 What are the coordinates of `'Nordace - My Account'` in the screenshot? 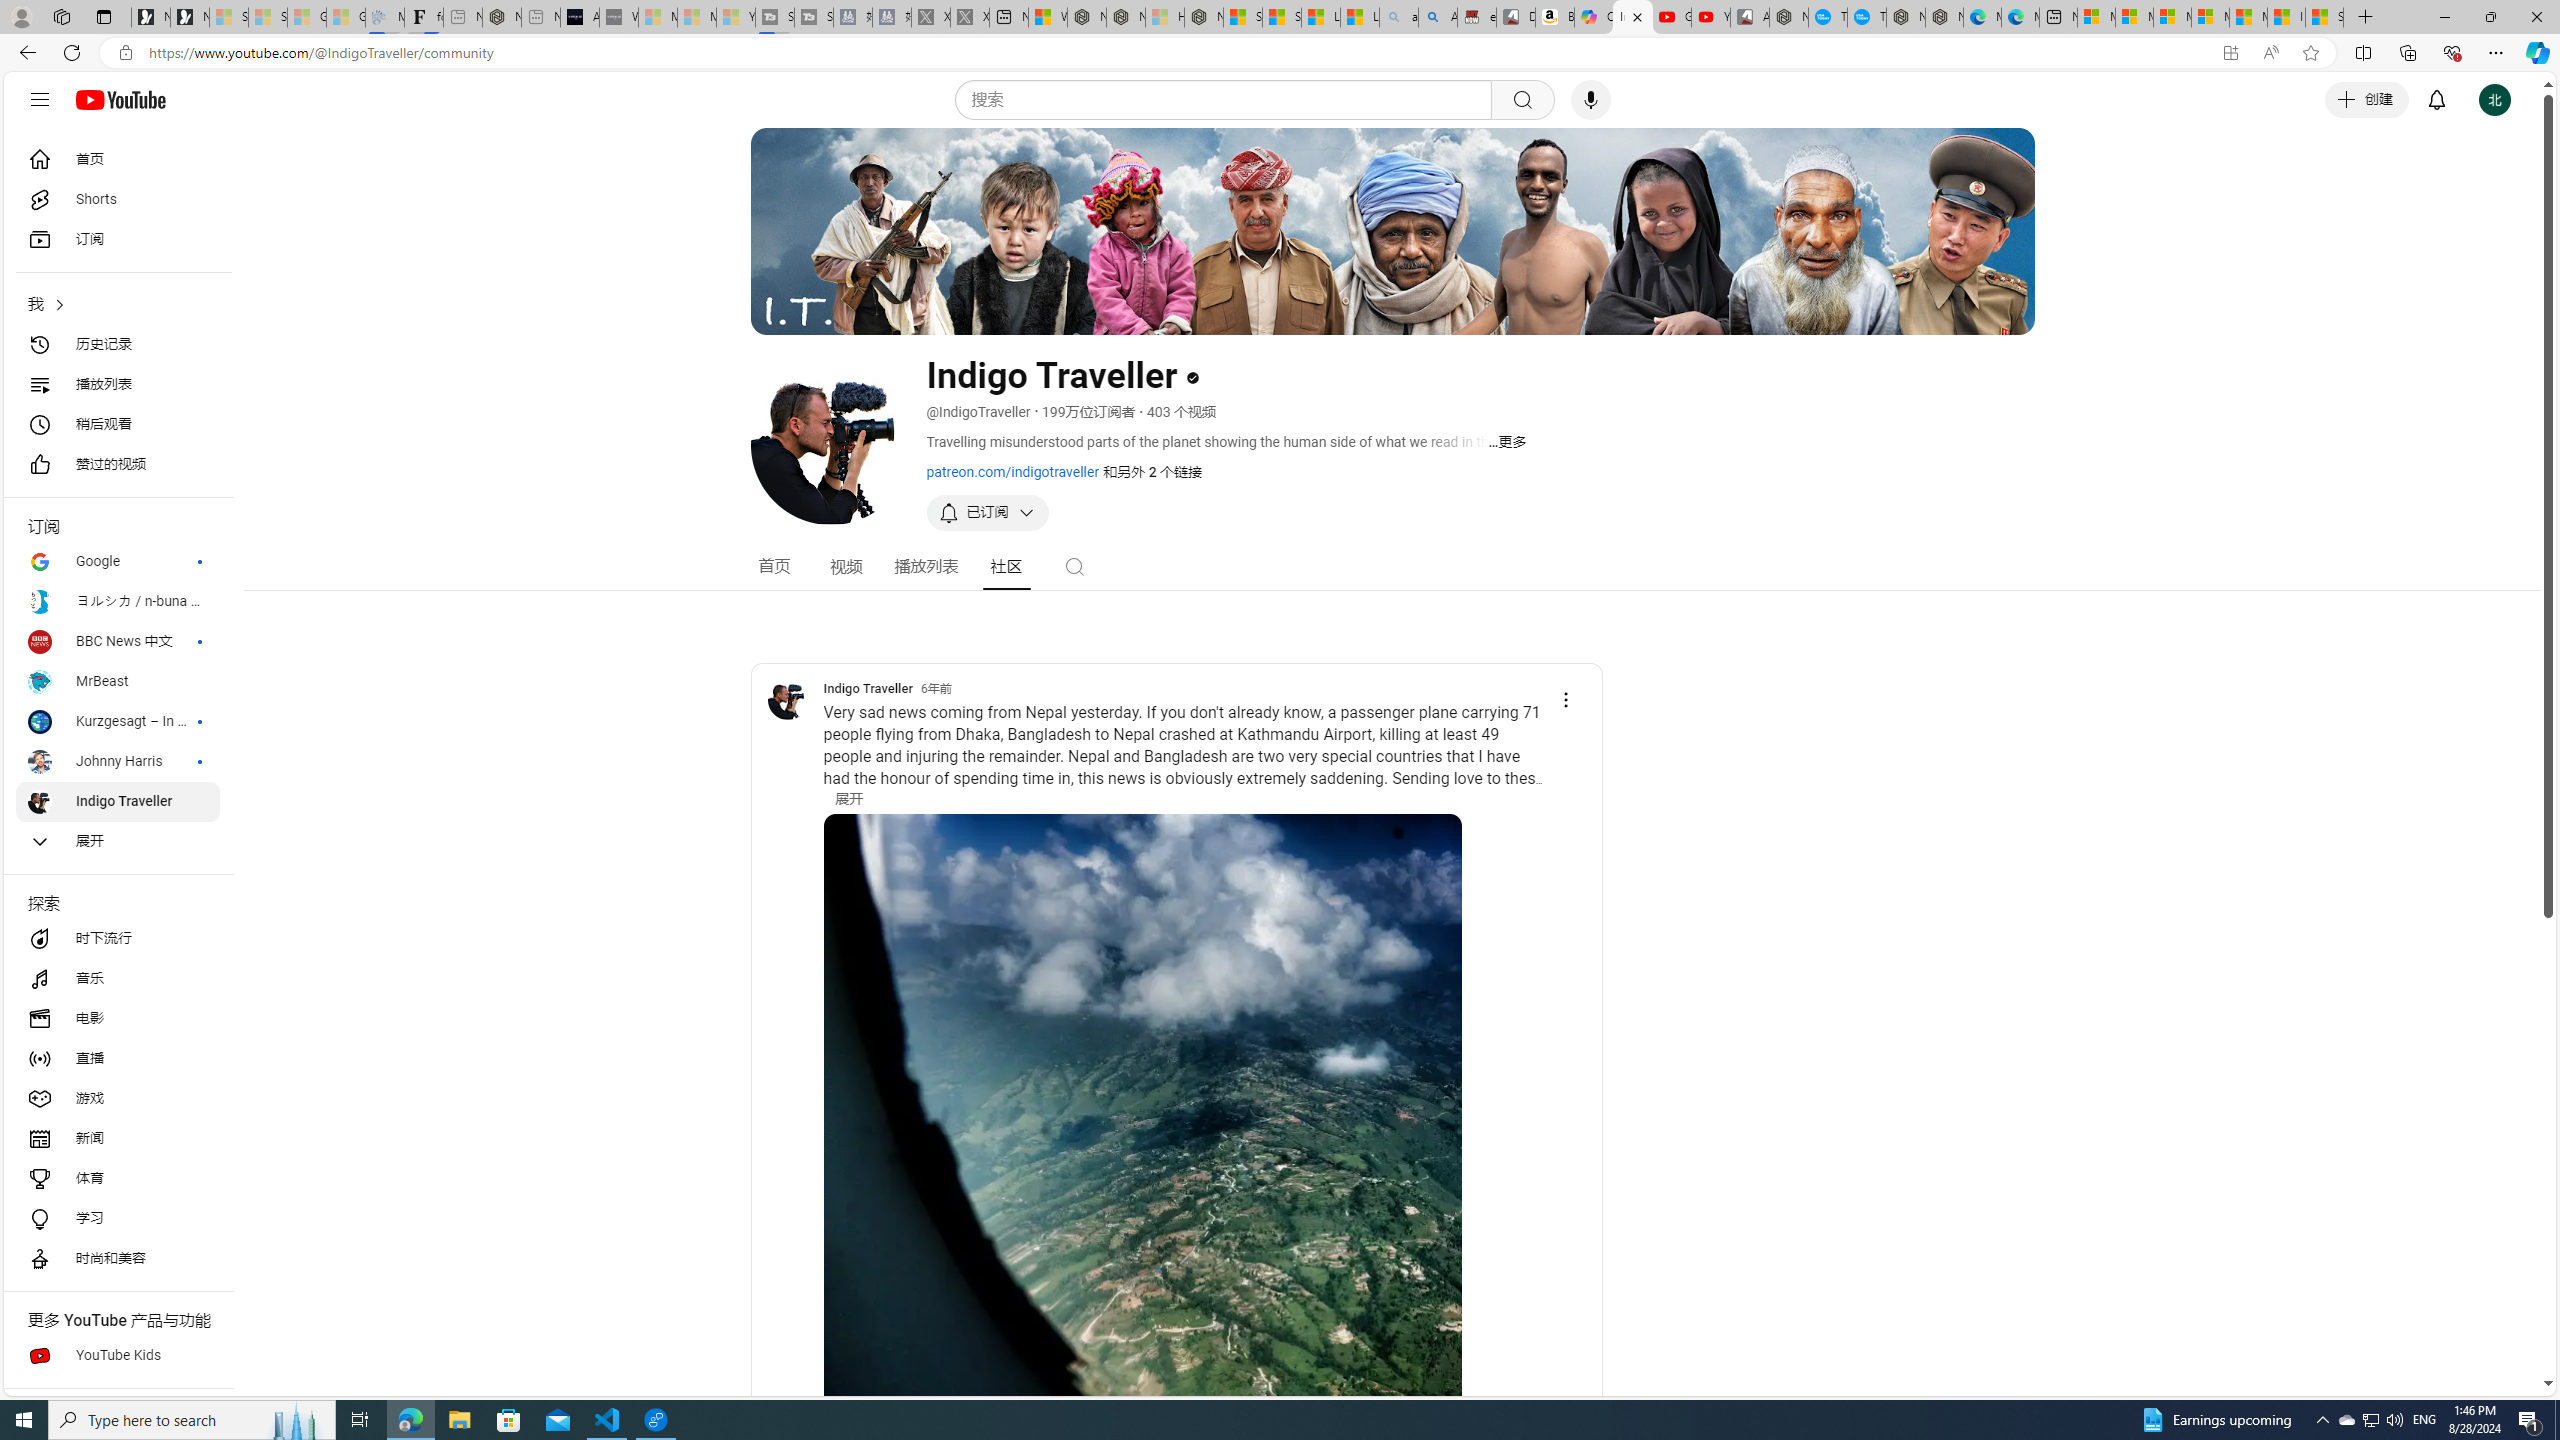 It's located at (1789, 16).